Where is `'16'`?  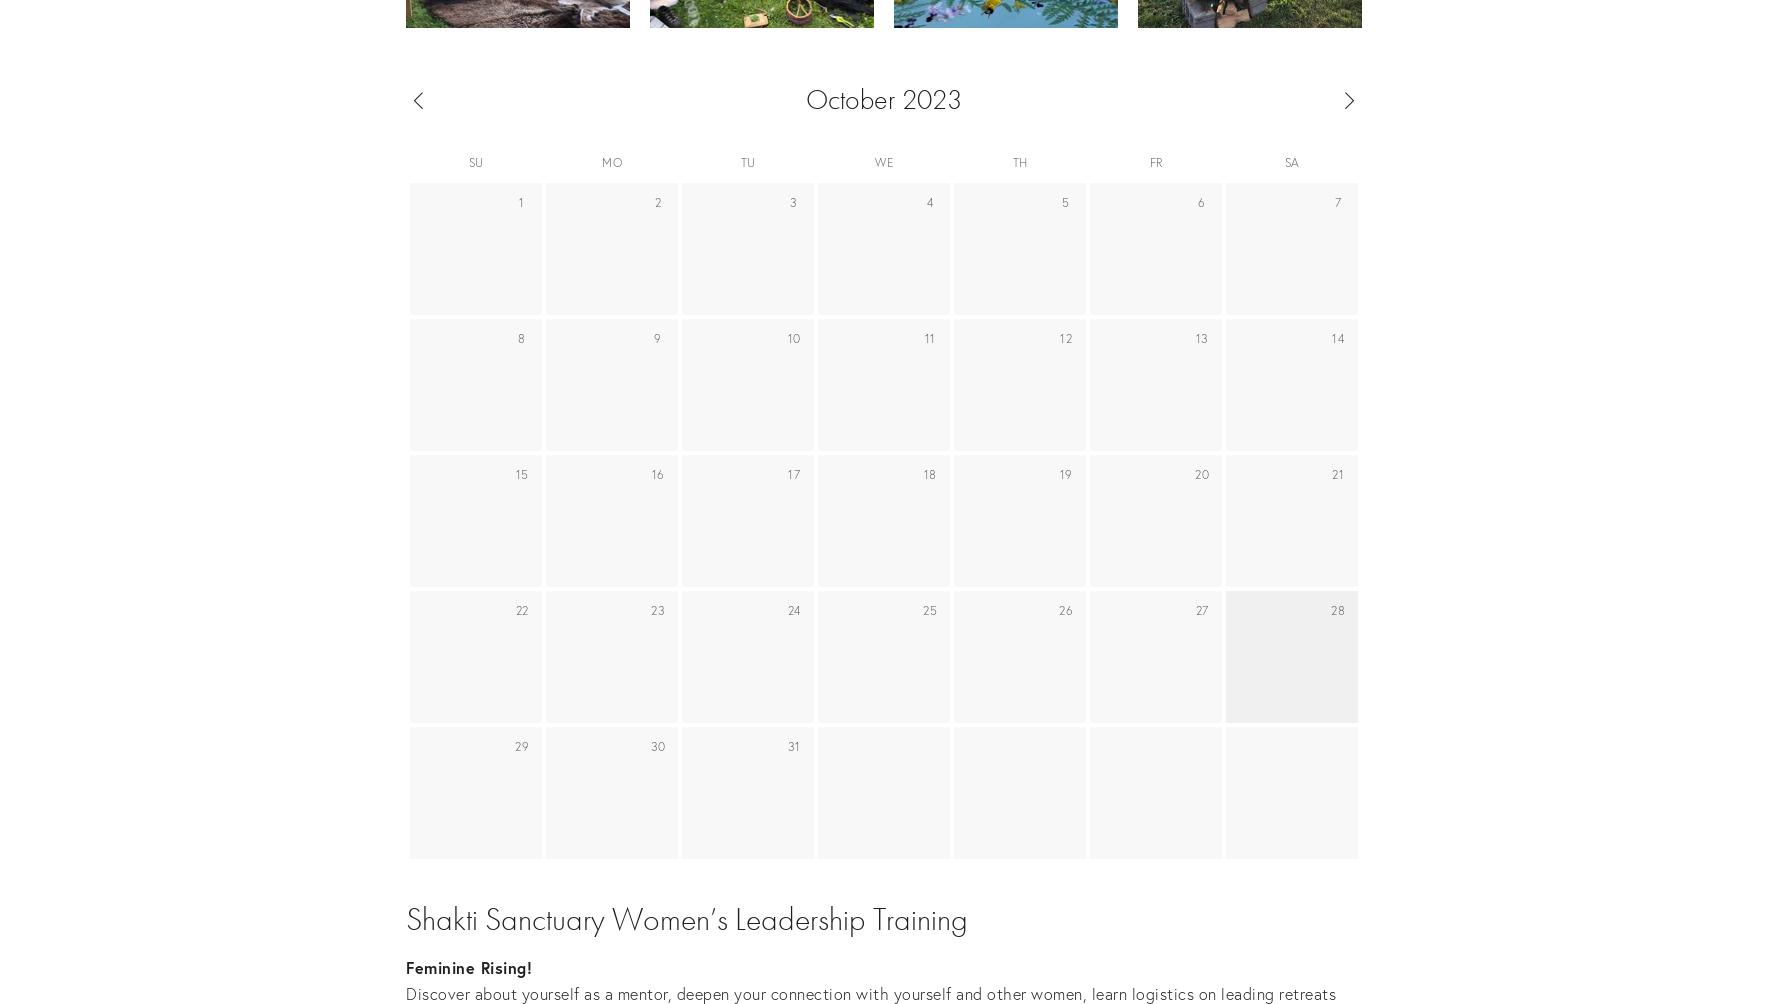
'16' is located at coordinates (656, 473).